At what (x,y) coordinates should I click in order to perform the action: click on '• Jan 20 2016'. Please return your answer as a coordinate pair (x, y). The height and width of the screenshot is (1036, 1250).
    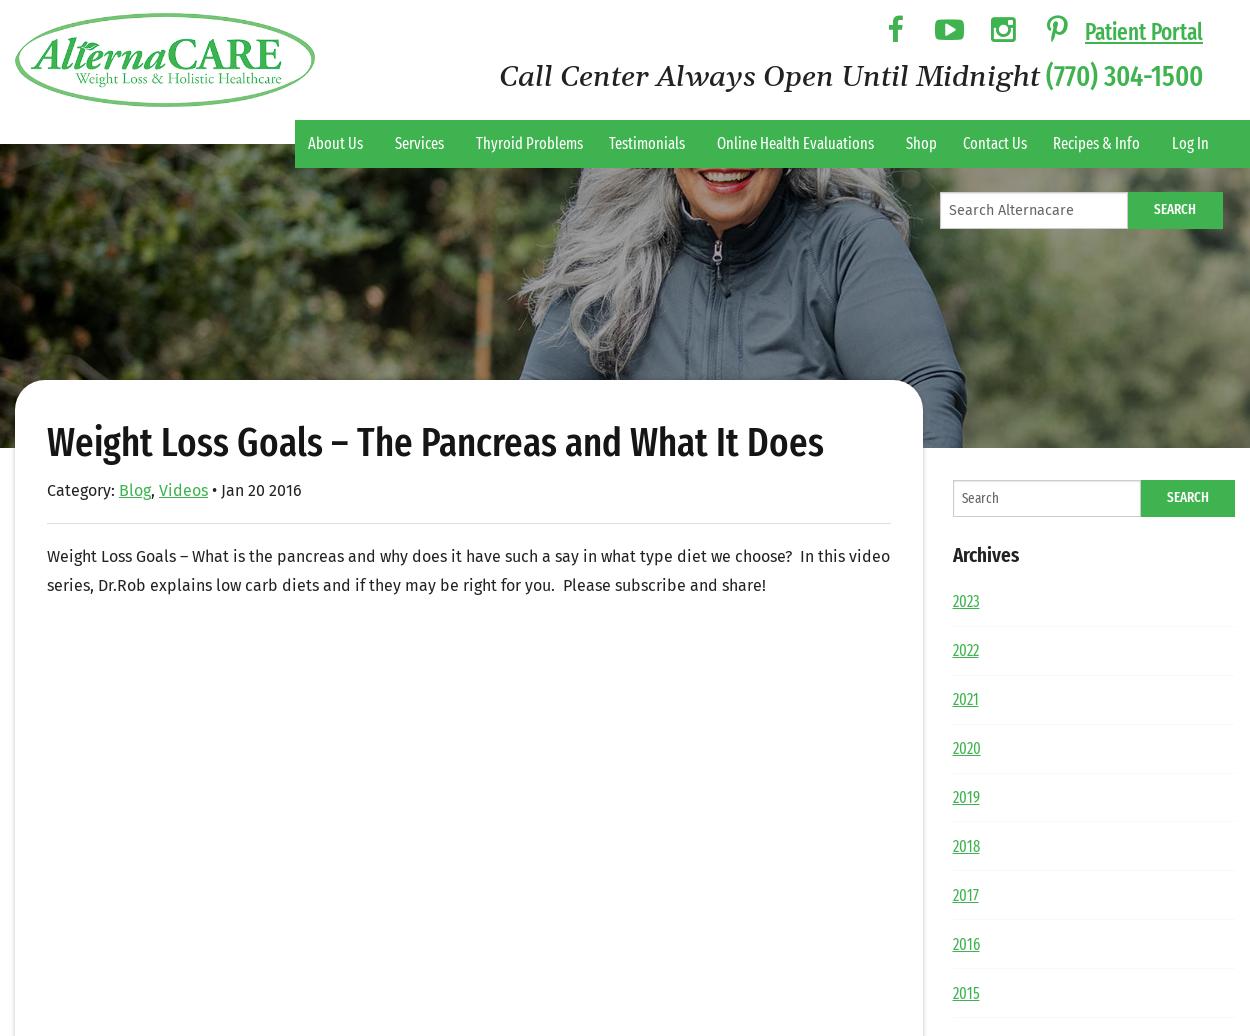
    Looking at the image, I should click on (254, 489).